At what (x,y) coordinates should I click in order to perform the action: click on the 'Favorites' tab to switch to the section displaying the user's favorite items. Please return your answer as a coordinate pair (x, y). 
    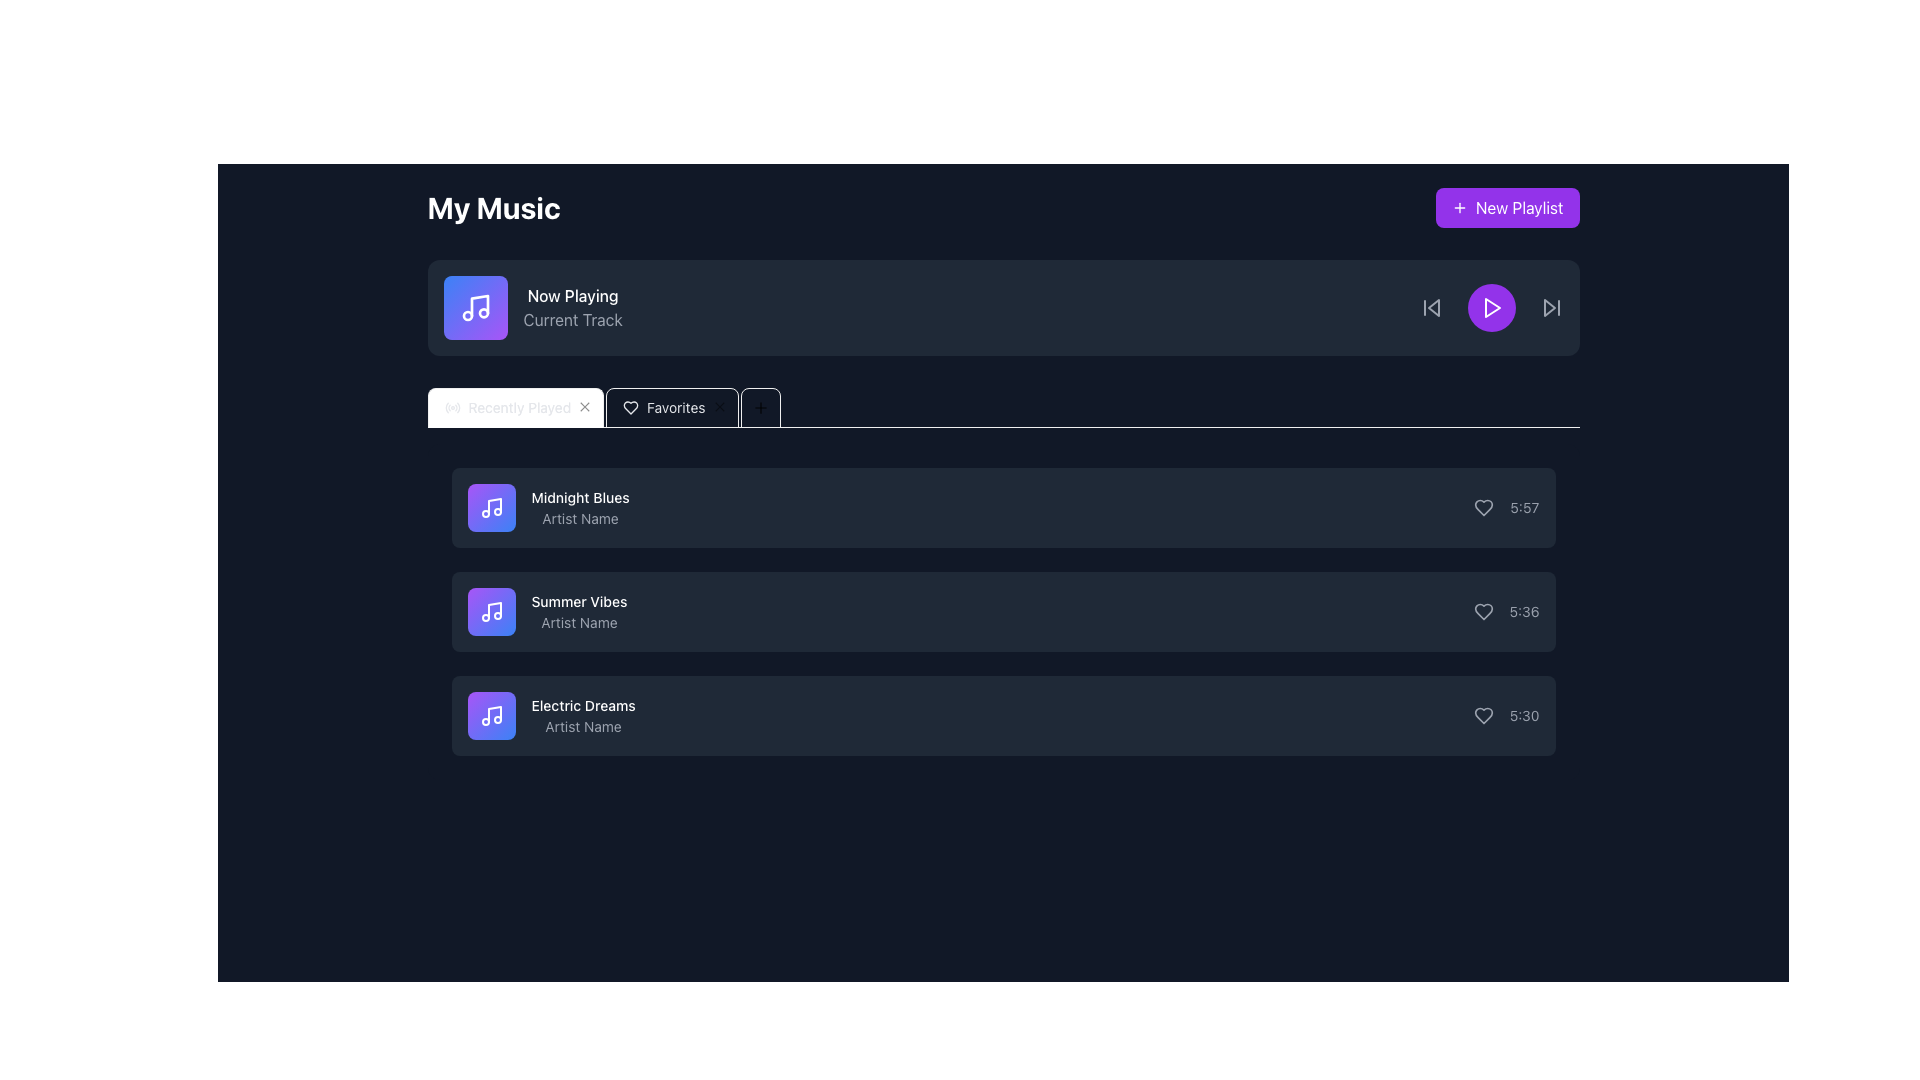
    Looking at the image, I should click on (672, 407).